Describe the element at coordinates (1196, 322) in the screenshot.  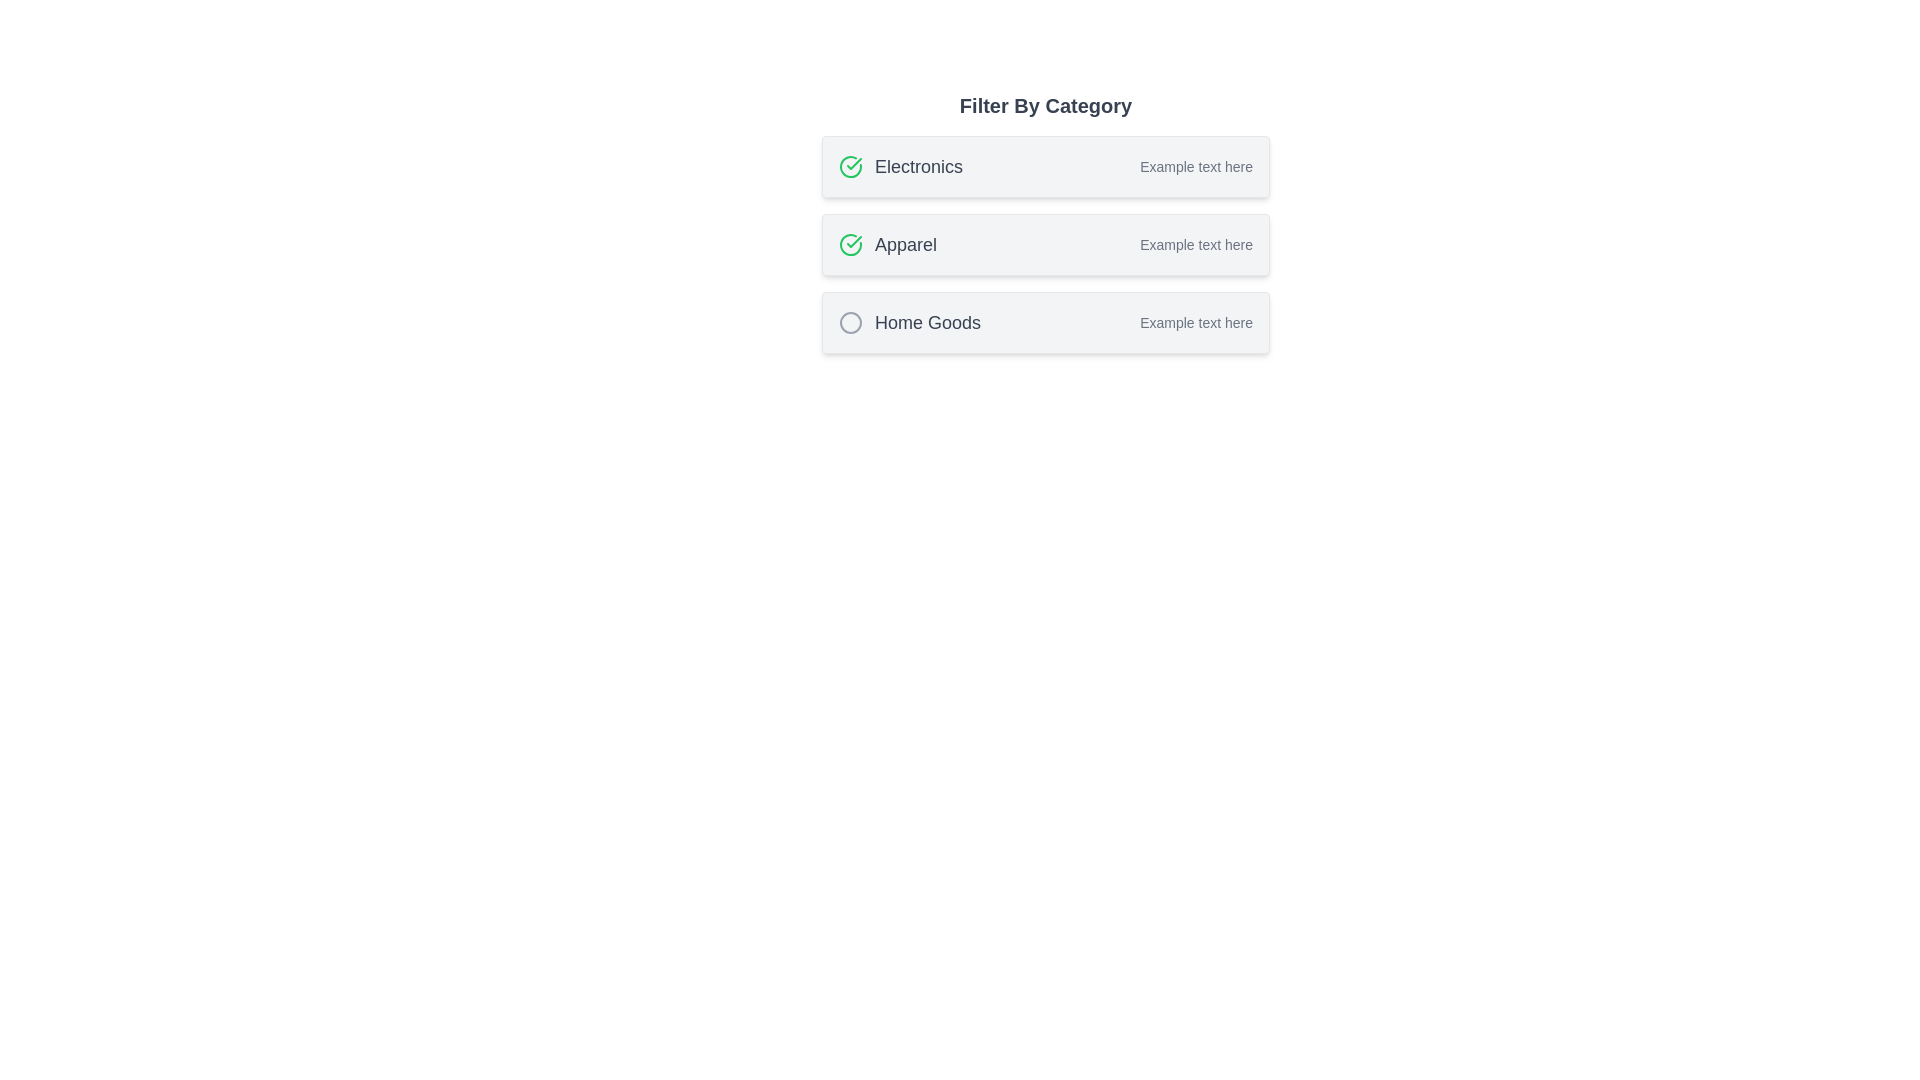
I see `the text label displaying 'Example text here' located at the bottom of the 'Home Goods' category list` at that location.